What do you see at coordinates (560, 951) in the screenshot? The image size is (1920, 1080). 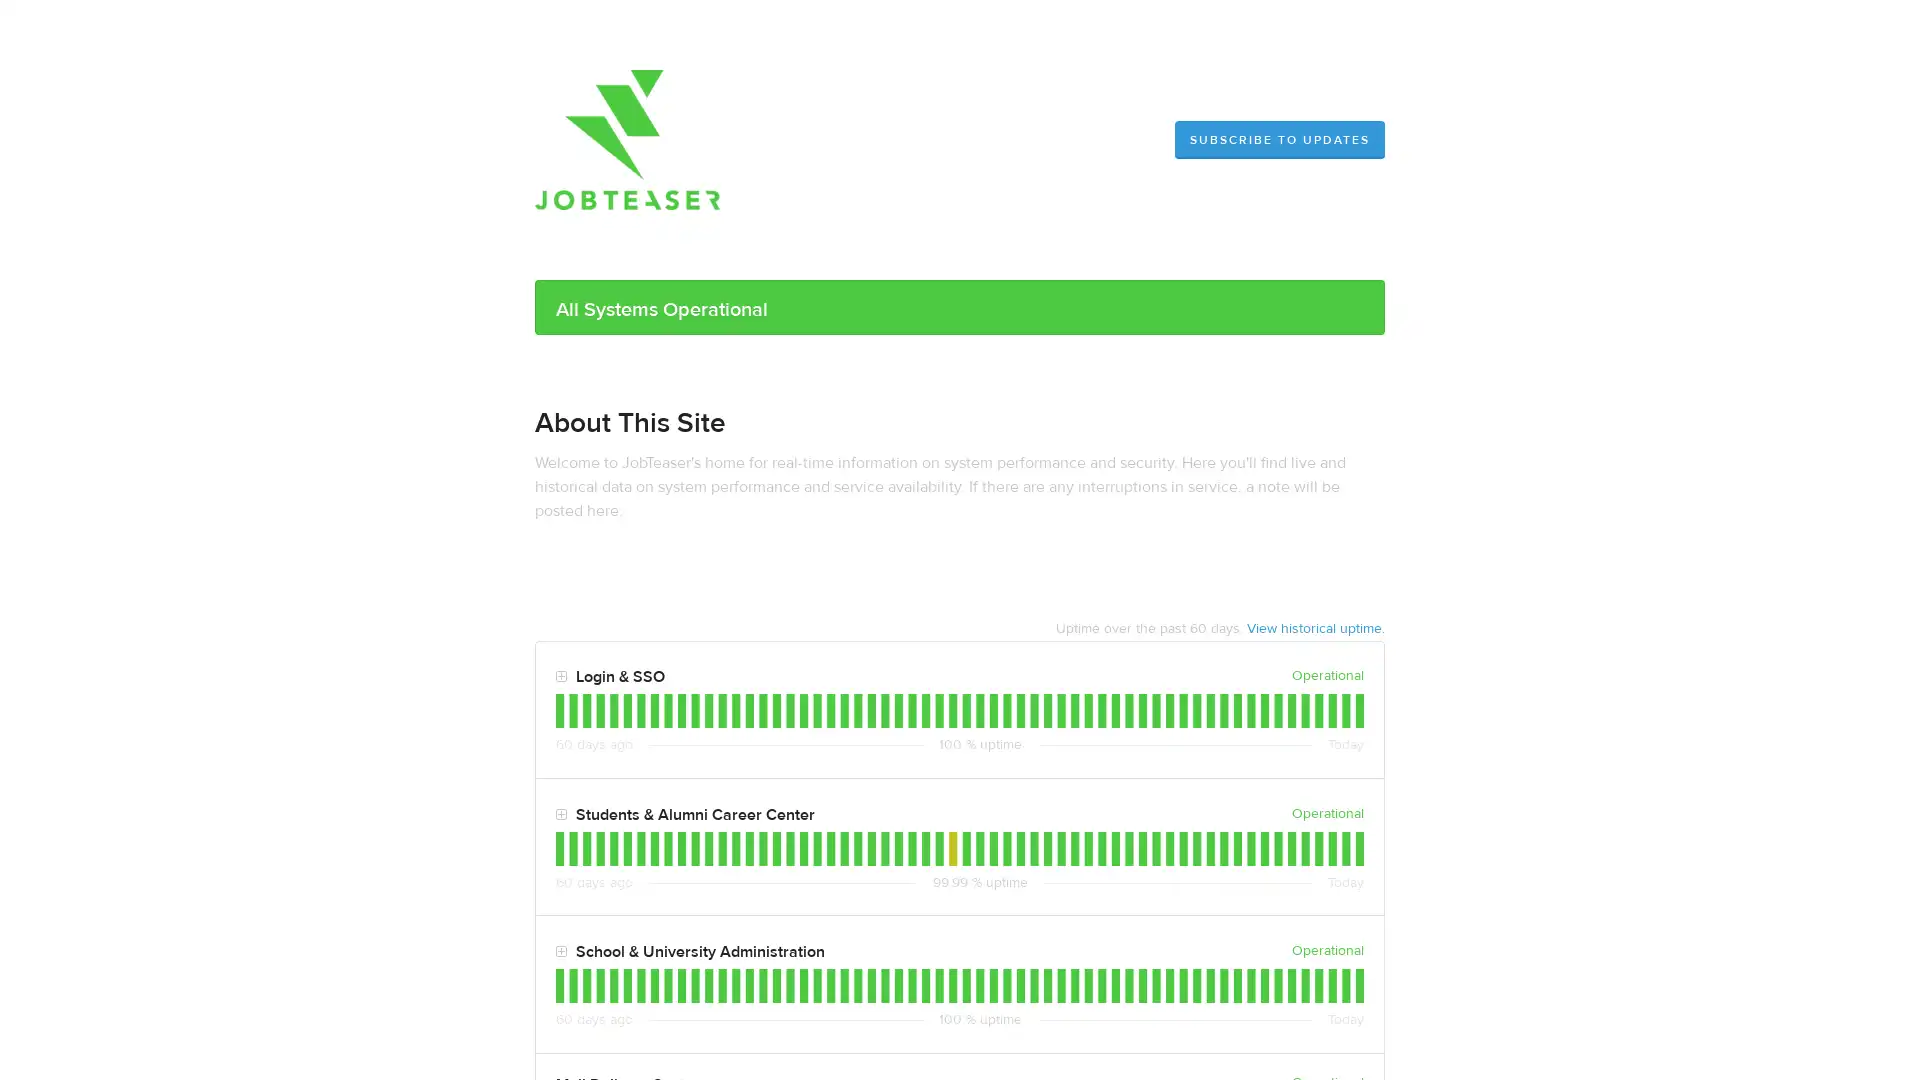 I see `Toggle School & University Administration` at bounding box center [560, 951].